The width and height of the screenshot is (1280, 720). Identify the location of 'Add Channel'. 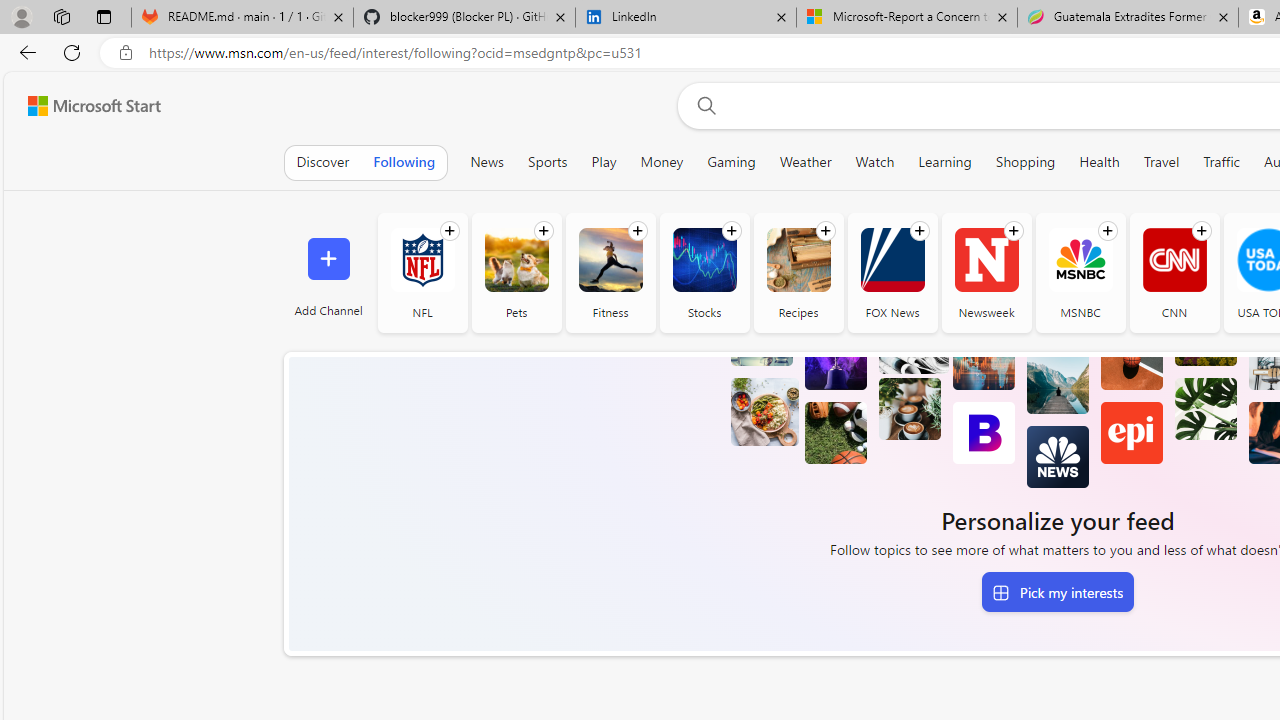
(328, 272).